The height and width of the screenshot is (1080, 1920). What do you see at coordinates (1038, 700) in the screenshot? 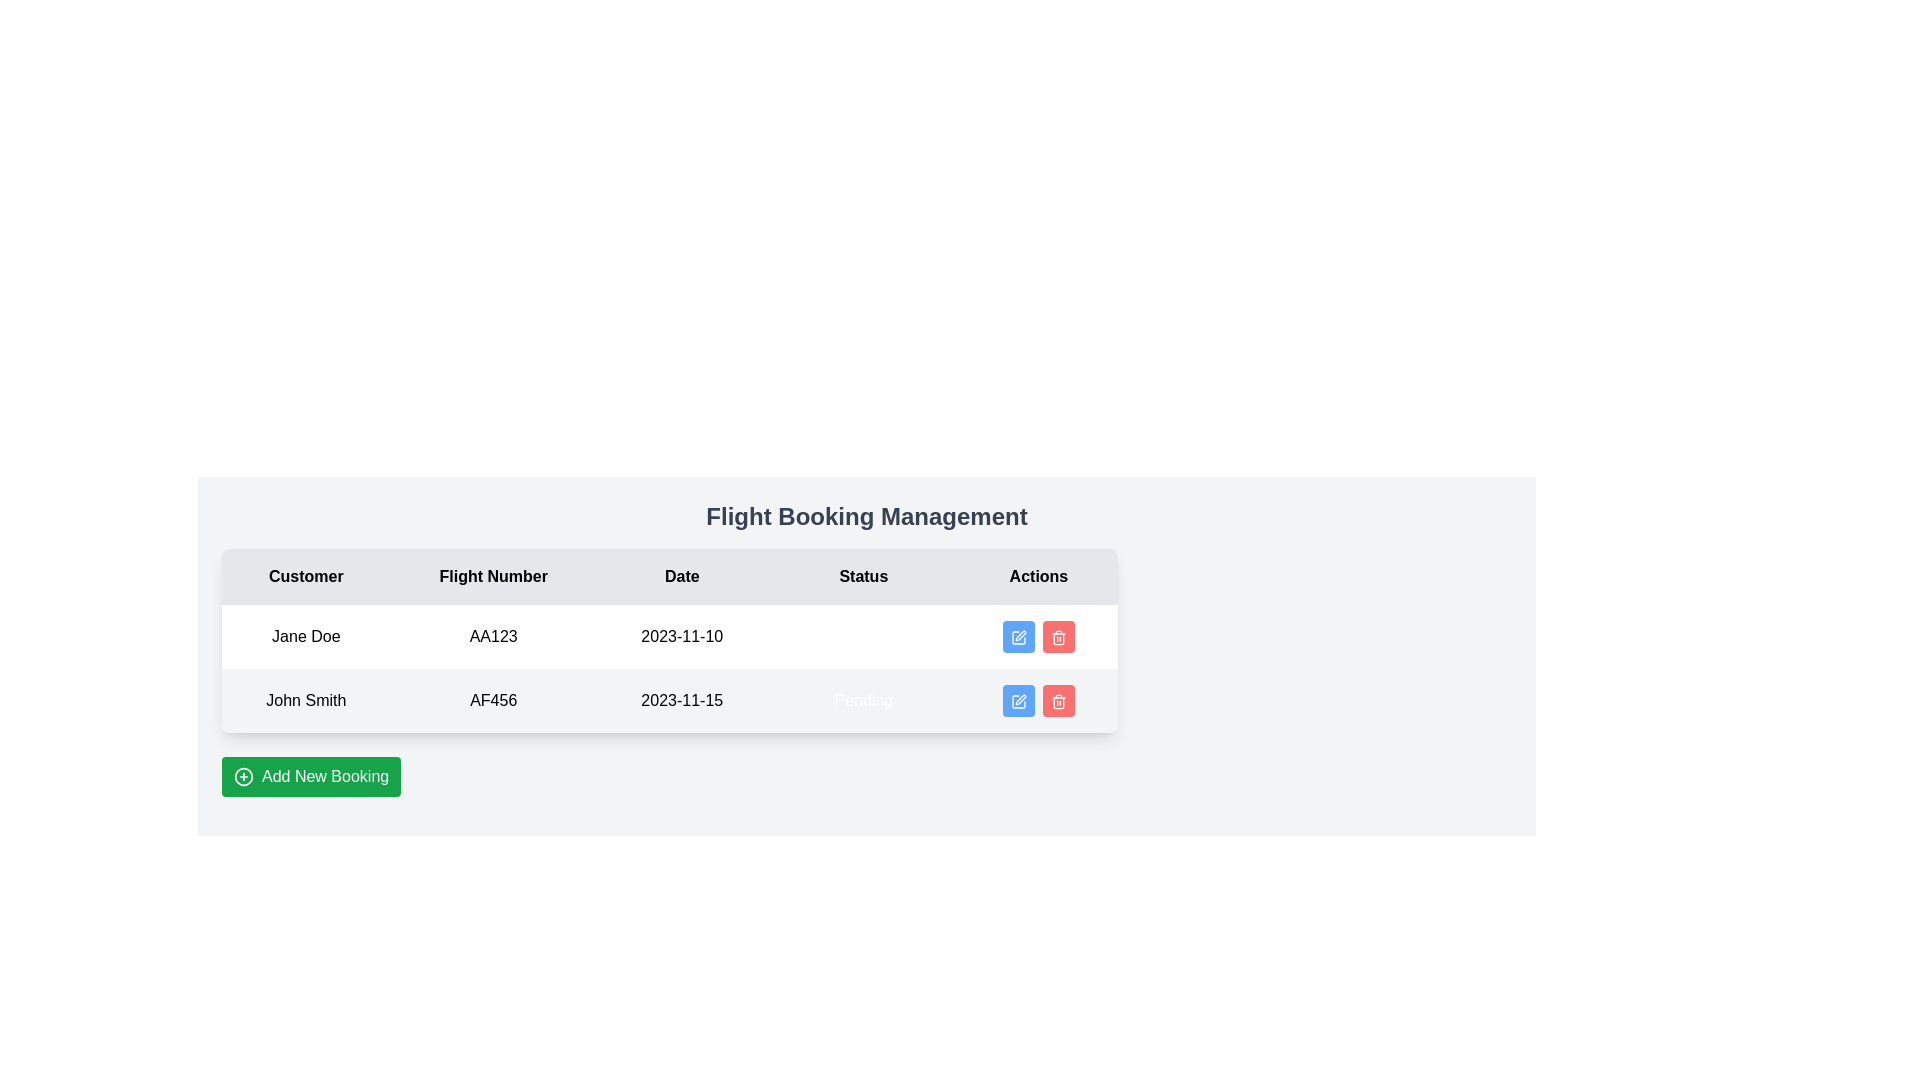
I see `the action buttons in the 'Actions' column for 'John Smith'` at bounding box center [1038, 700].